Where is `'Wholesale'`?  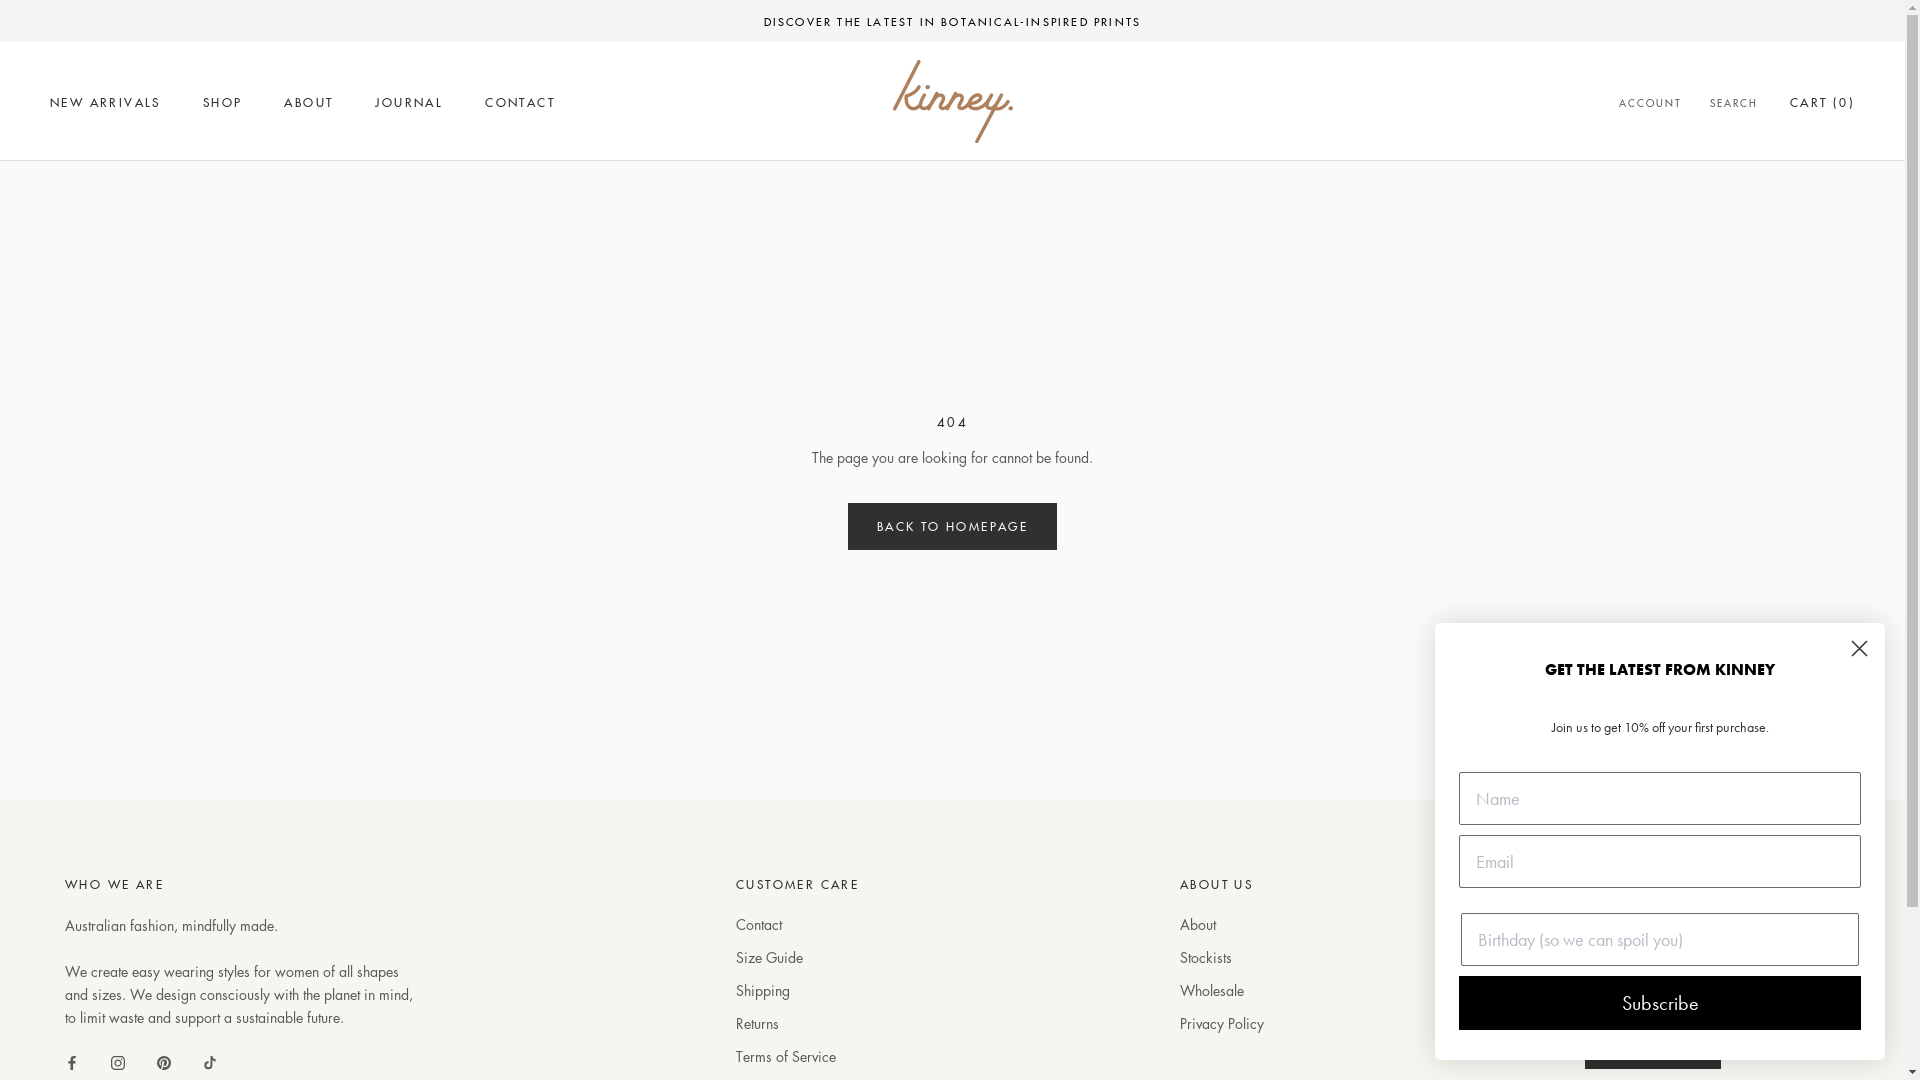 'Wholesale' is located at coordinates (1221, 990).